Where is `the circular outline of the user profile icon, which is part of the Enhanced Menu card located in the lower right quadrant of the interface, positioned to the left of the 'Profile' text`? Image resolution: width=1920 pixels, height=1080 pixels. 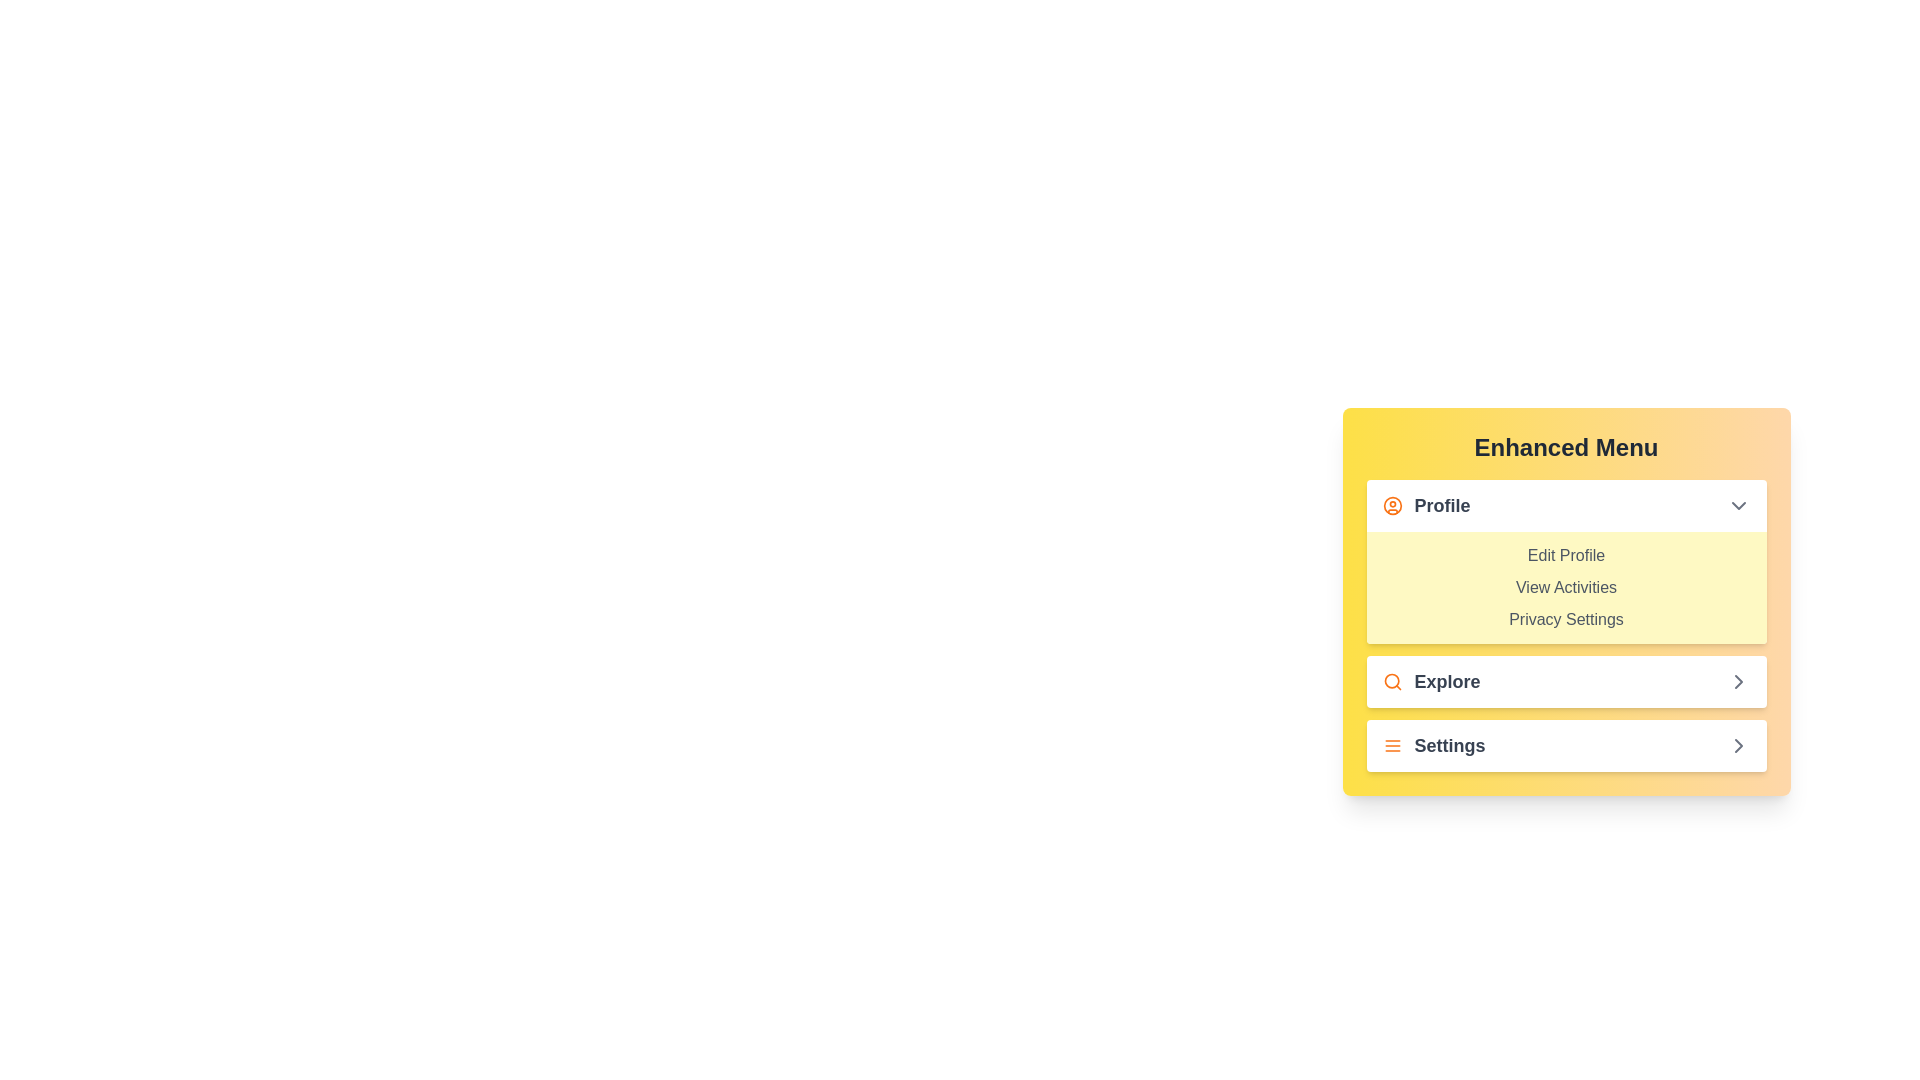 the circular outline of the user profile icon, which is part of the Enhanced Menu card located in the lower right quadrant of the interface, positioned to the left of the 'Profile' text is located at coordinates (1391, 504).